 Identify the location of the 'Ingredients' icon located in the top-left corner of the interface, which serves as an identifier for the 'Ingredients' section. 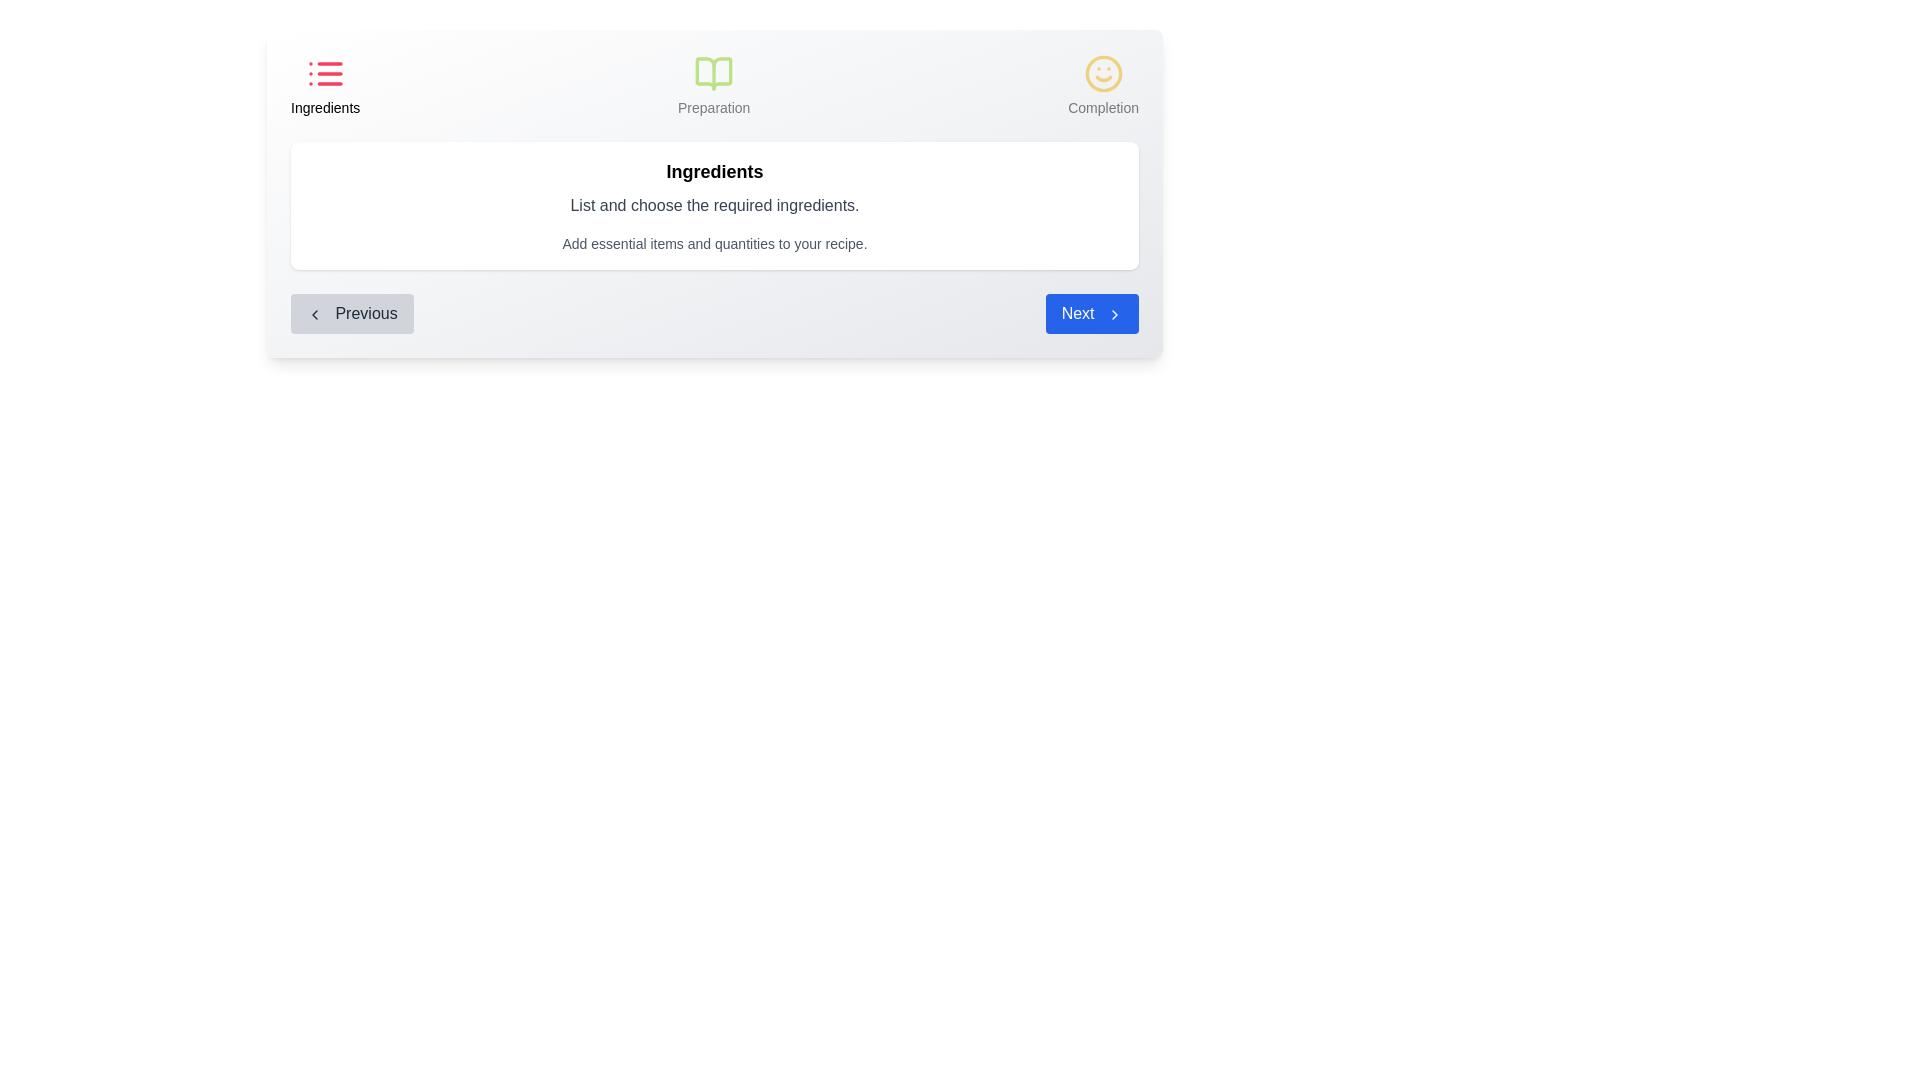
(325, 72).